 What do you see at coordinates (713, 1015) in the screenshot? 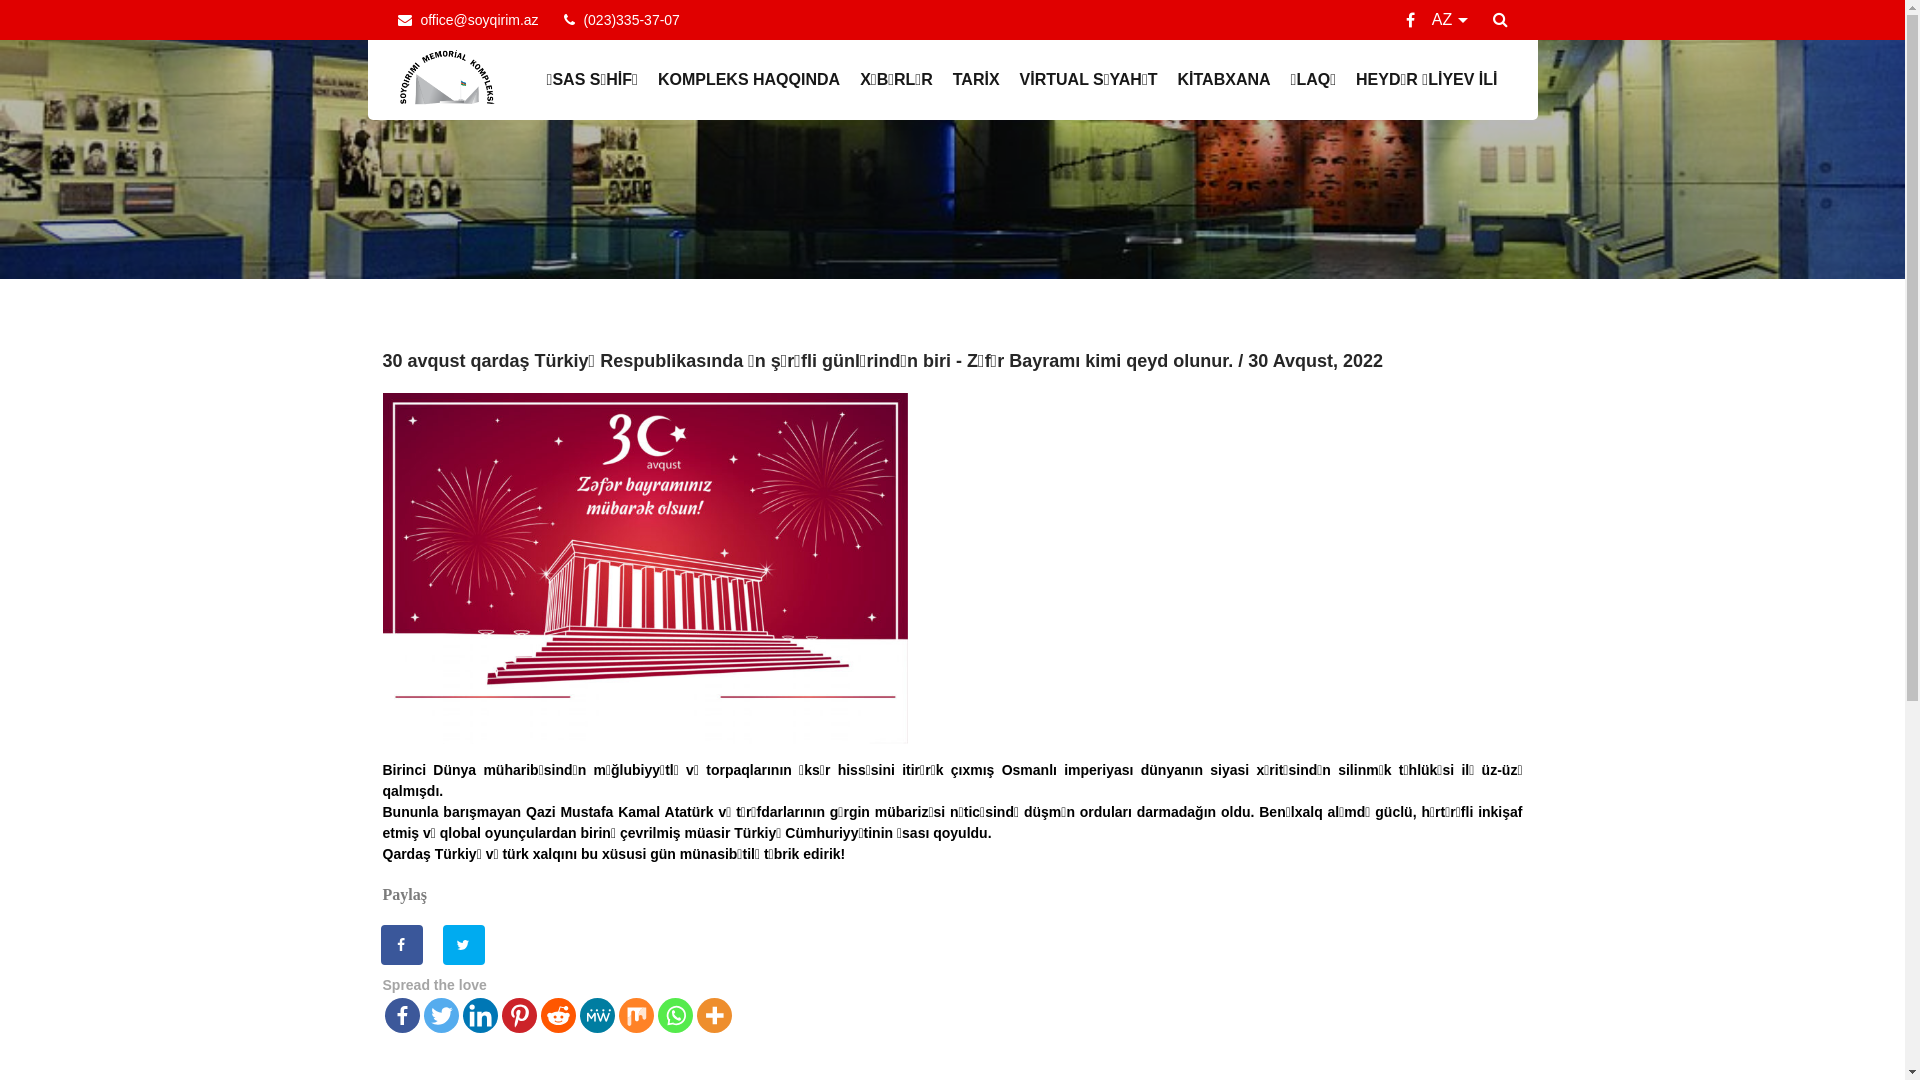
I see `'More'` at bounding box center [713, 1015].